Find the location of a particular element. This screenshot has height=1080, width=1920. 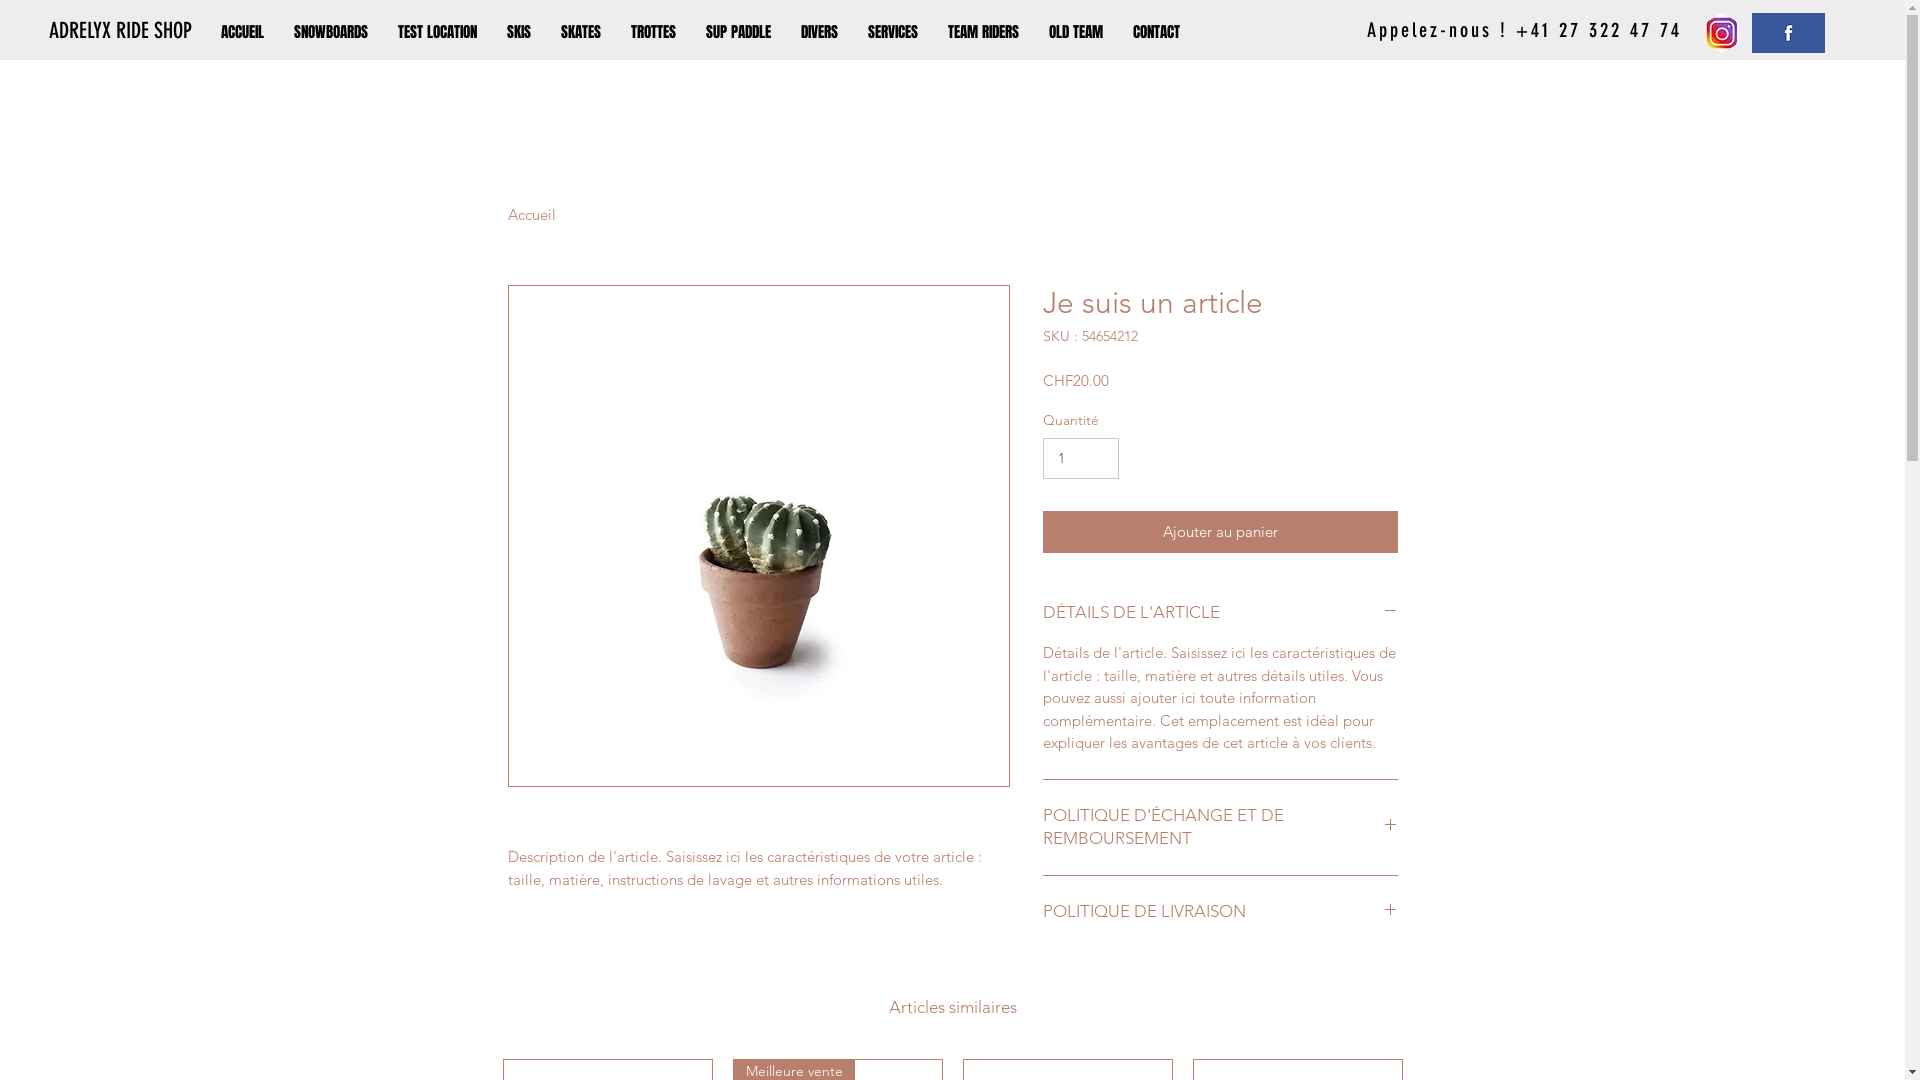

'CONTACT' is located at coordinates (1156, 31).